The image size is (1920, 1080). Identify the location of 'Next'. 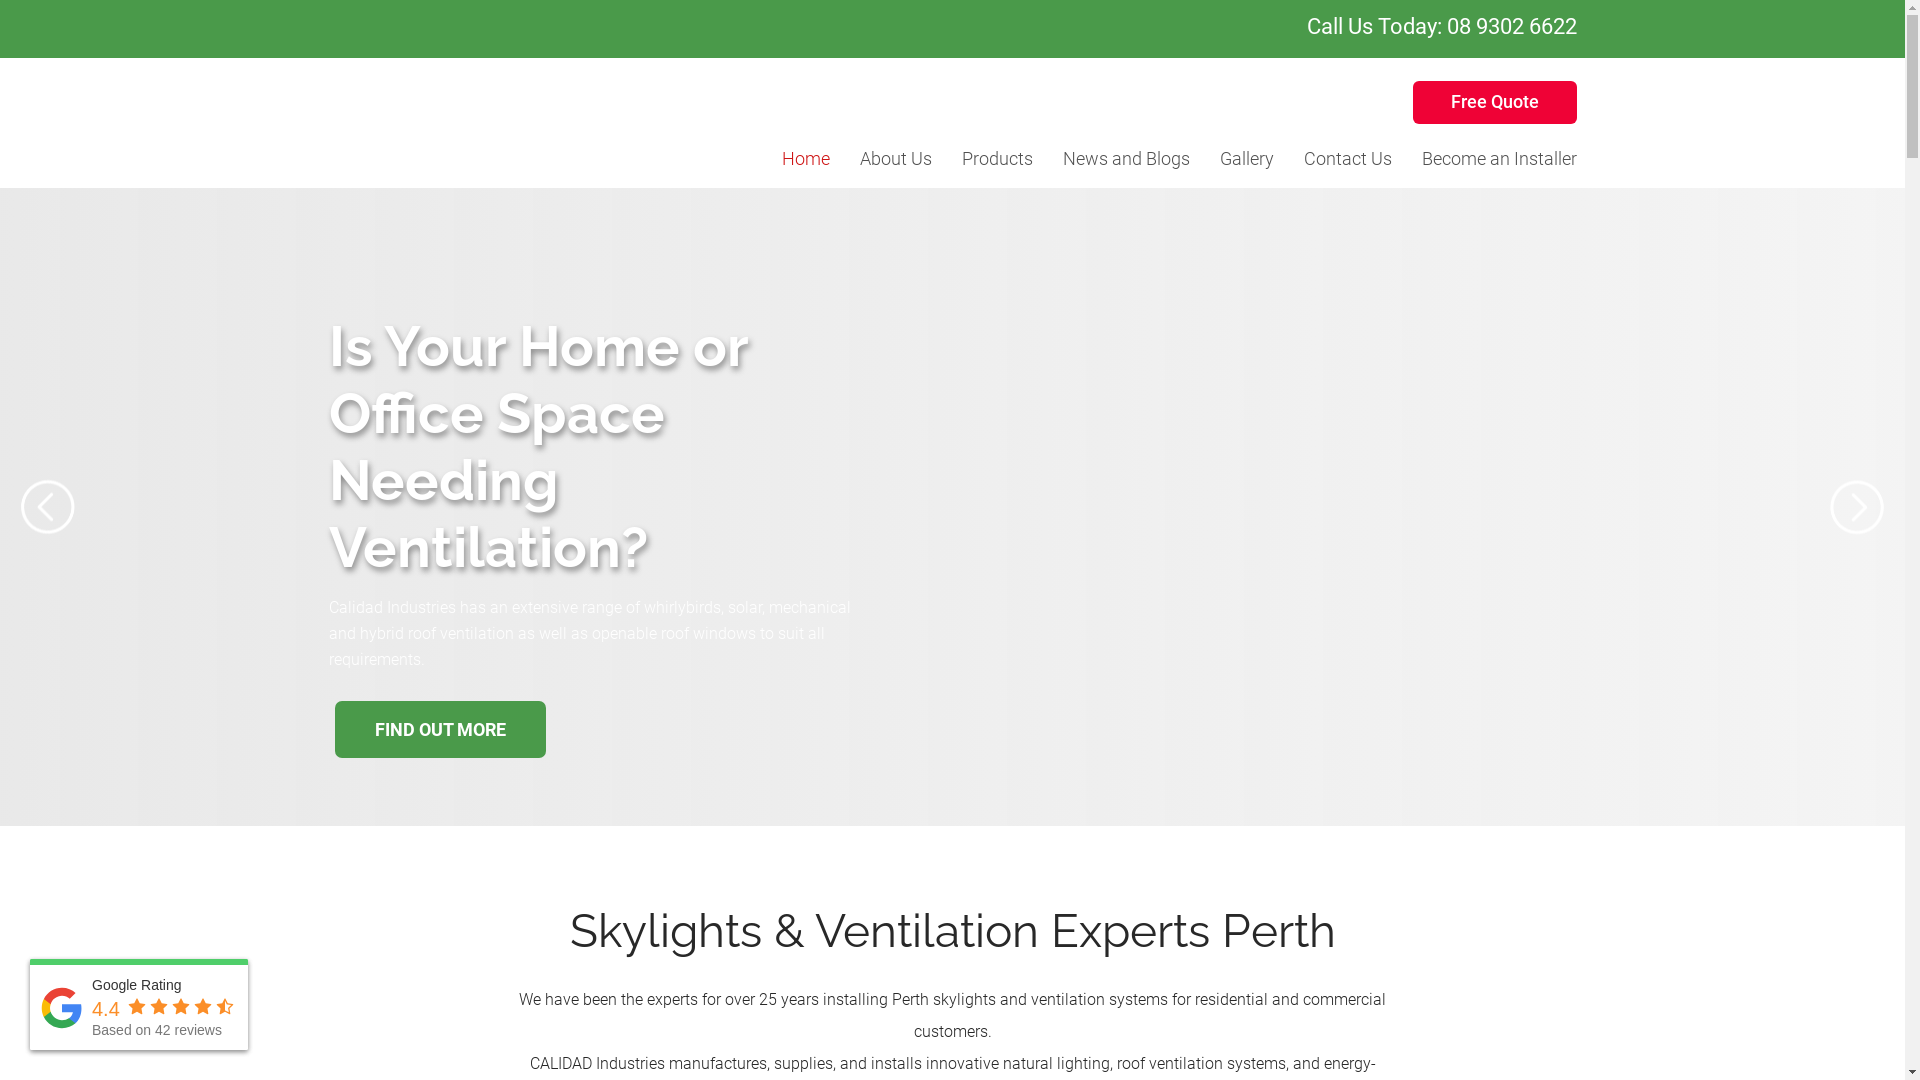
(1829, 506).